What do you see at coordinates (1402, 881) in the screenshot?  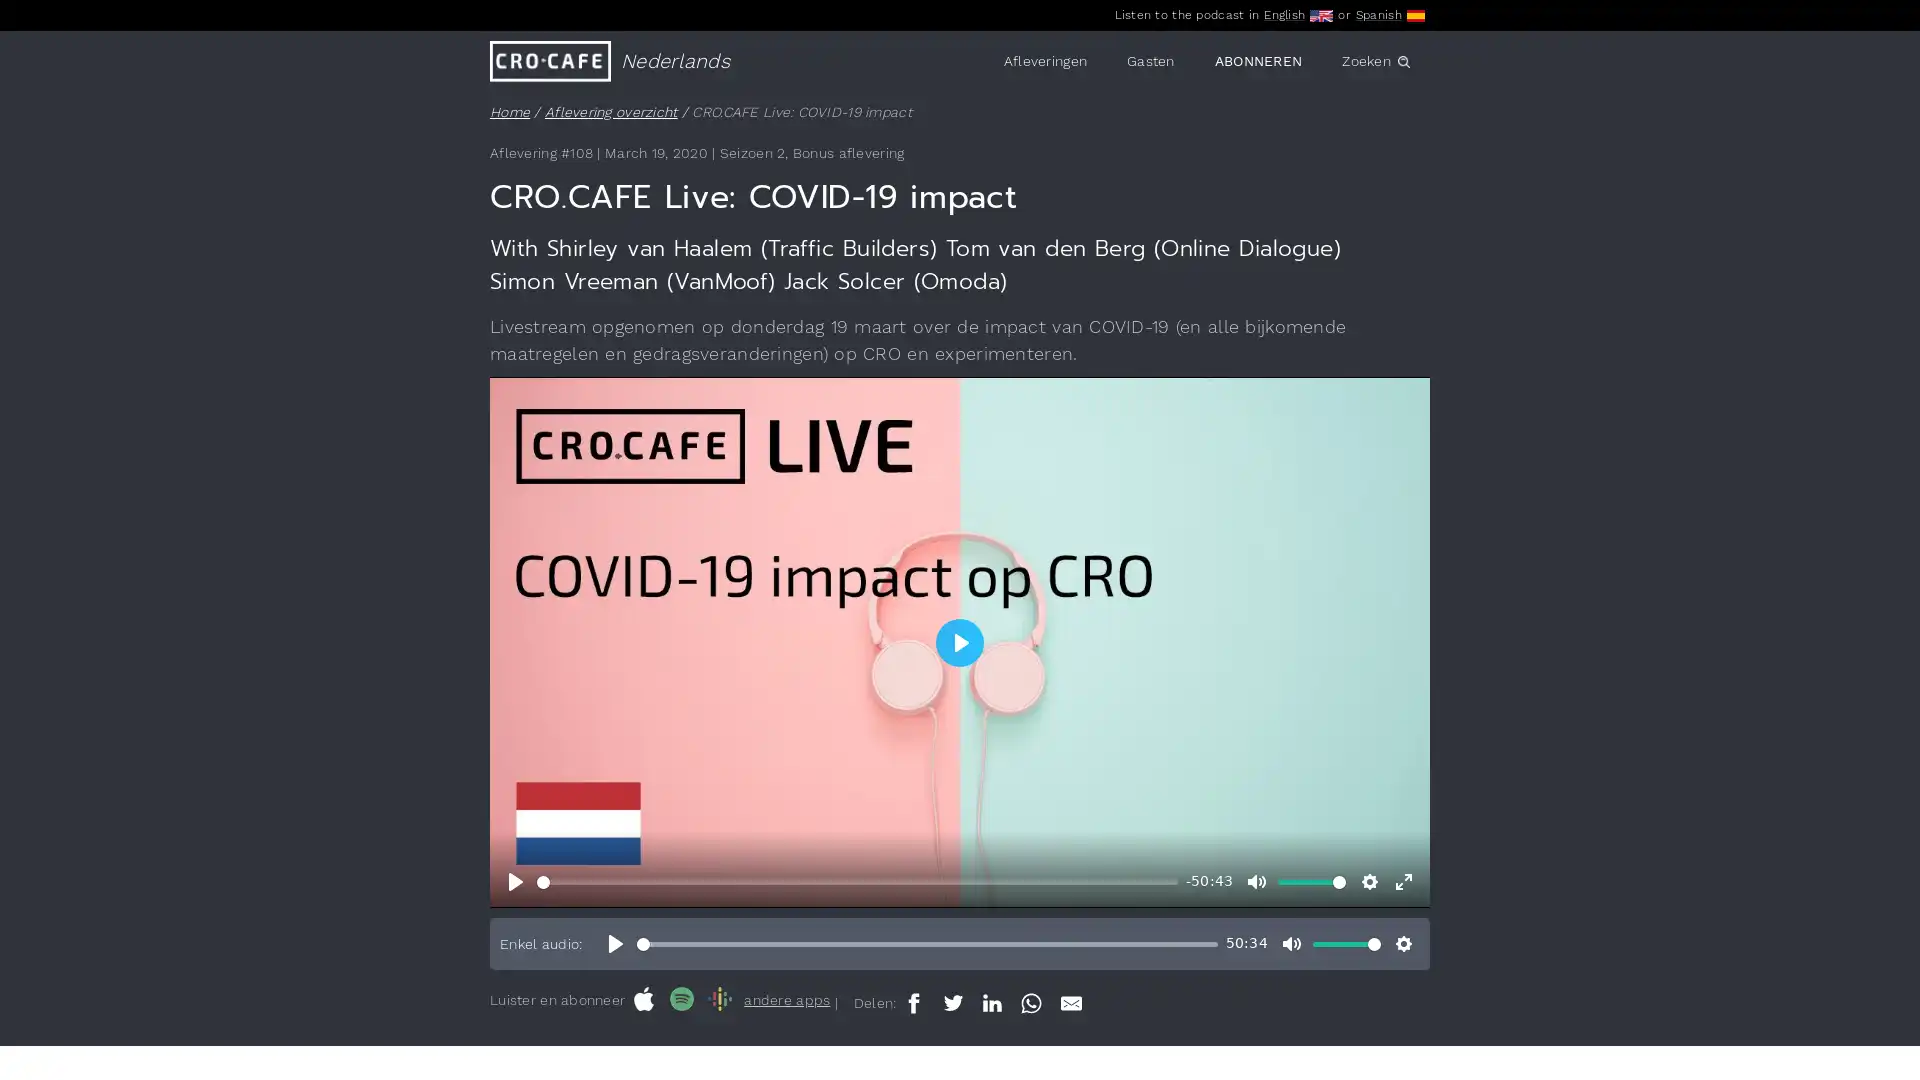 I see `Enter fullscreen` at bounding box center [1402, 881].